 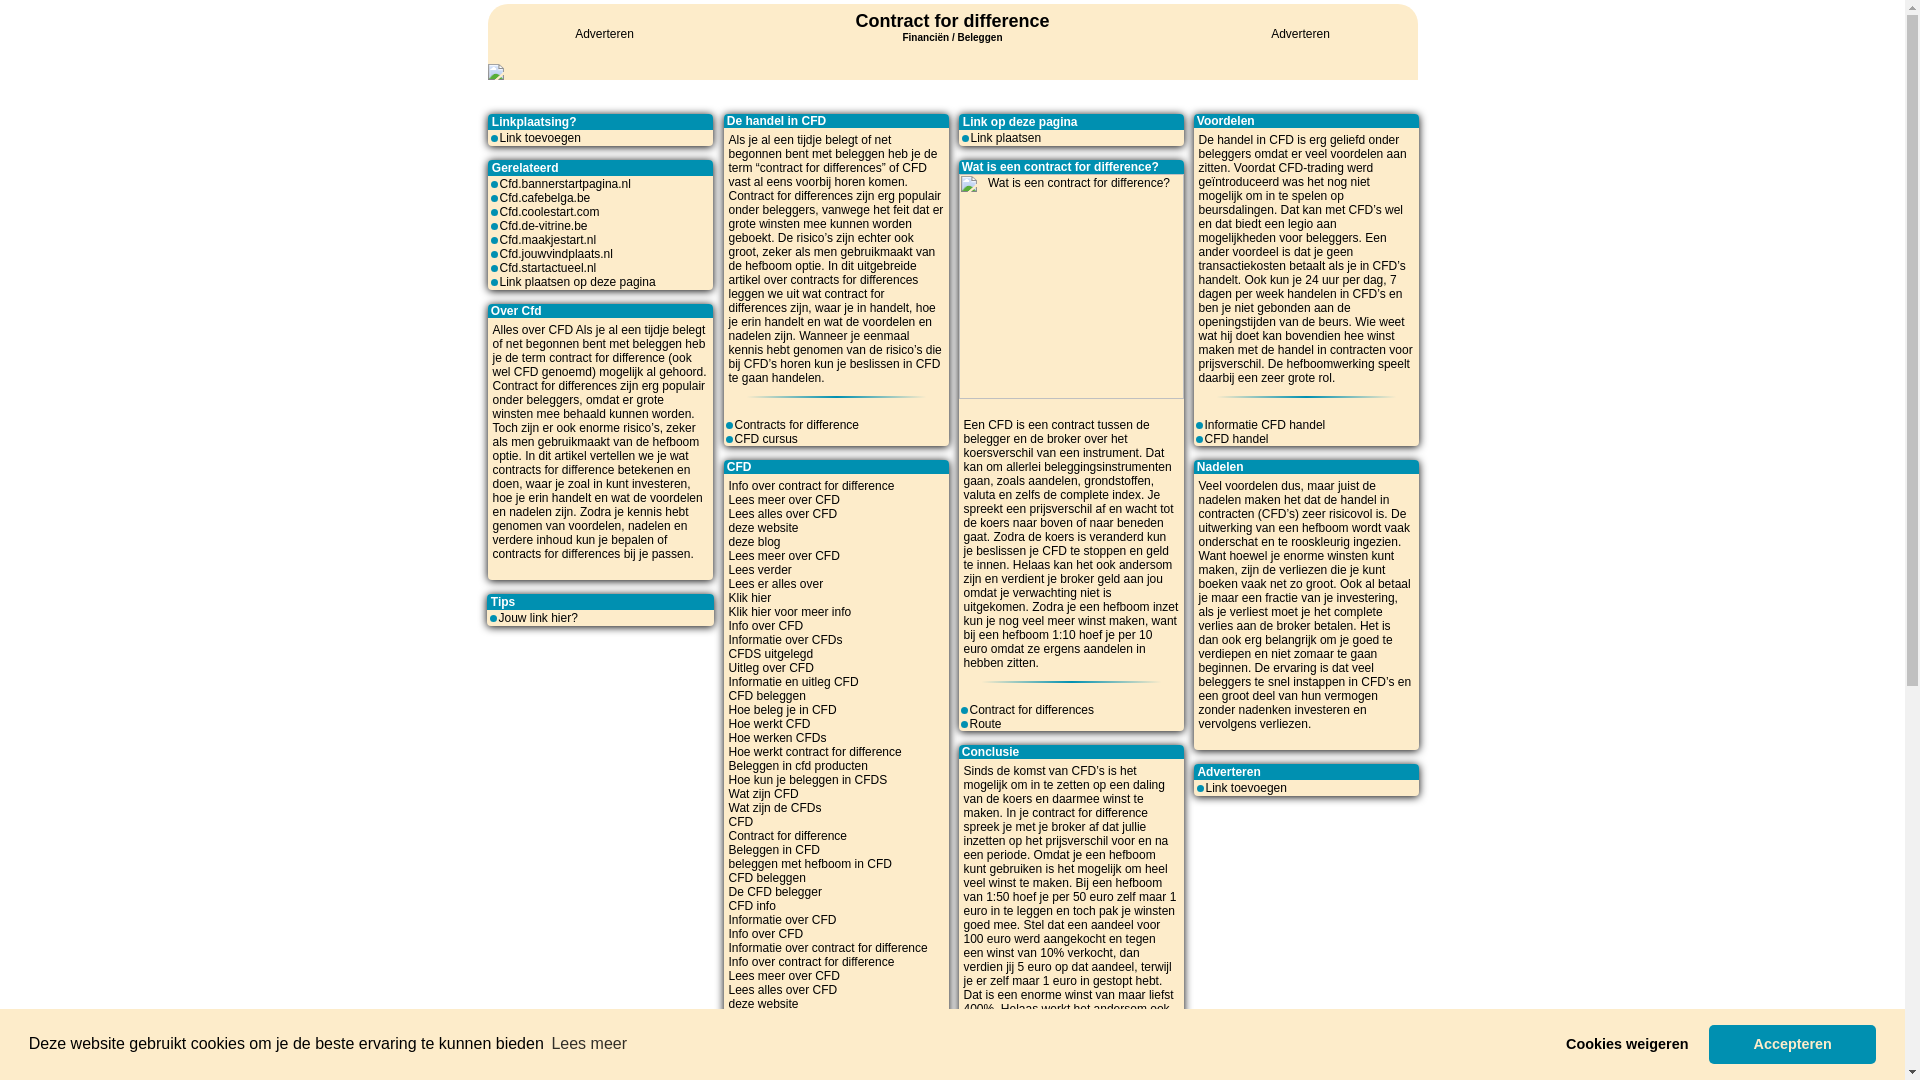 I want to click on 'Klik hier voor meer info', so click(x=788, y=611).